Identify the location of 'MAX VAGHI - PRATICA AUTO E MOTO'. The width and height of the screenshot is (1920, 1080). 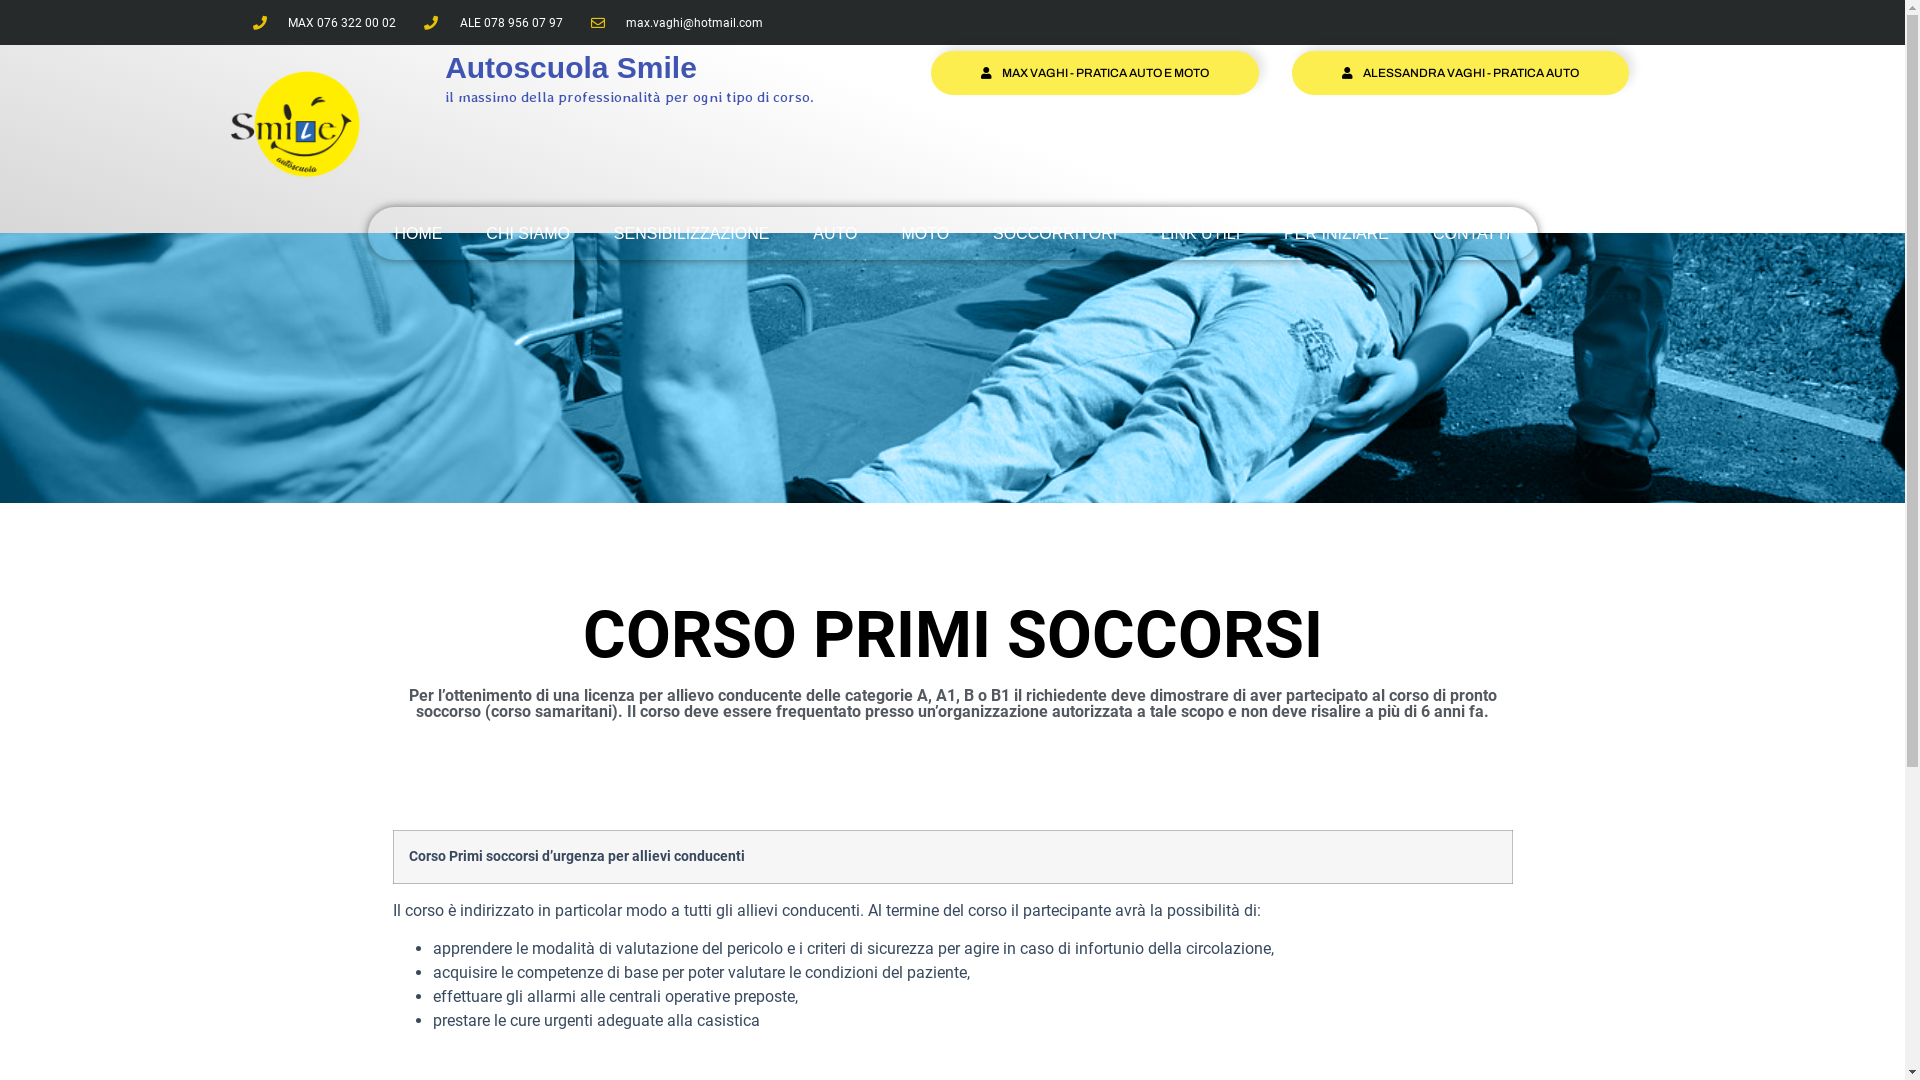
(1093, 72).